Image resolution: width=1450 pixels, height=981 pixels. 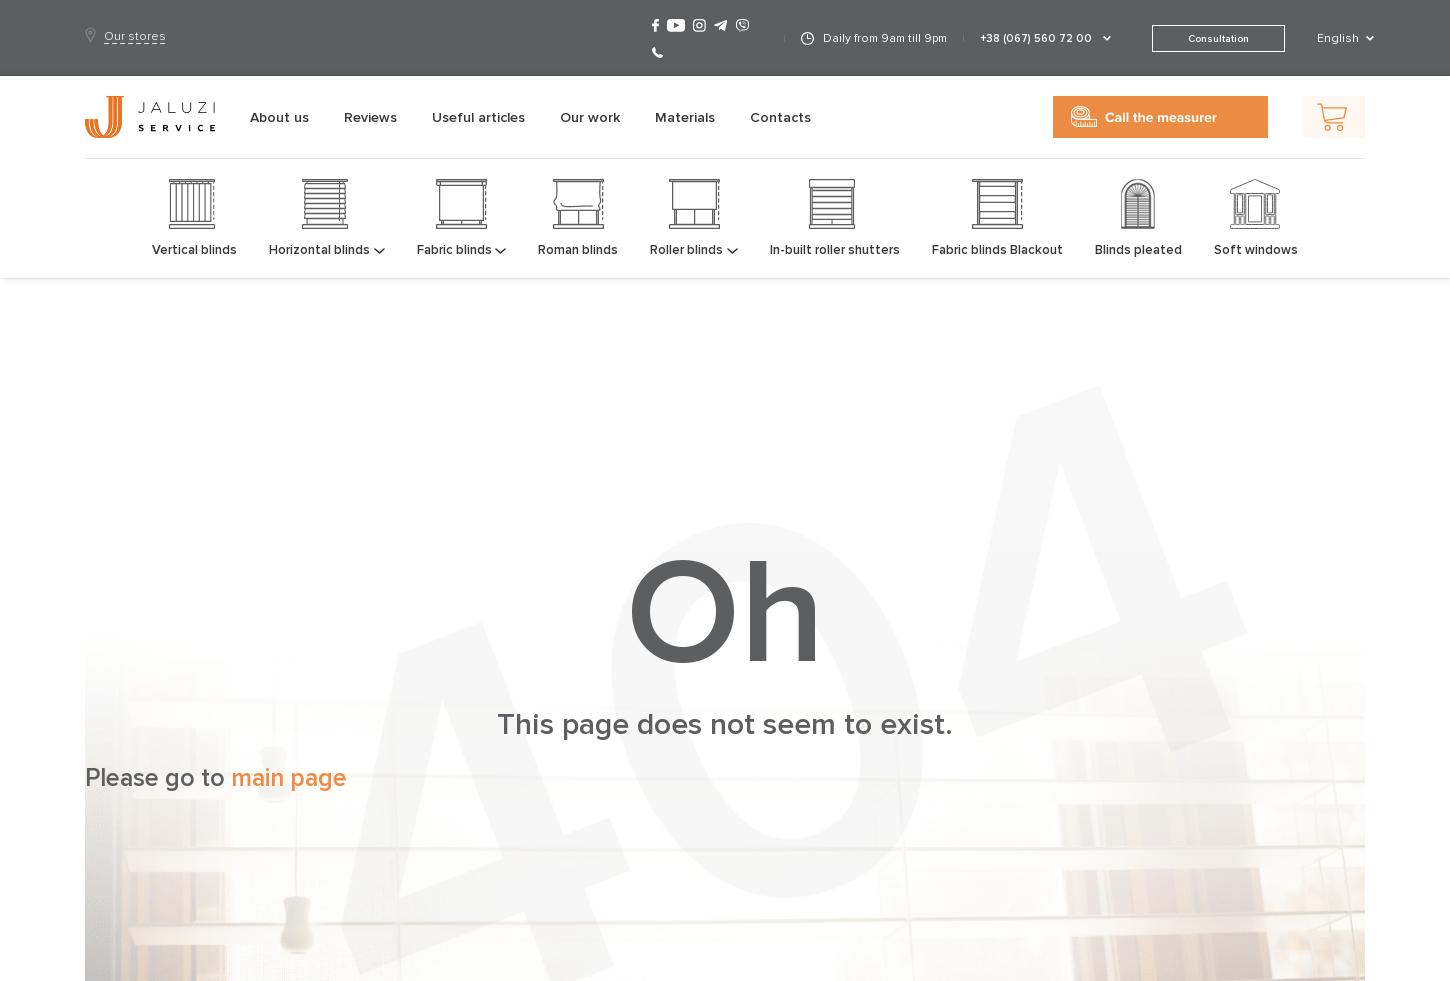 I want to click on 'Consultation', so click(x=1218, y=36).